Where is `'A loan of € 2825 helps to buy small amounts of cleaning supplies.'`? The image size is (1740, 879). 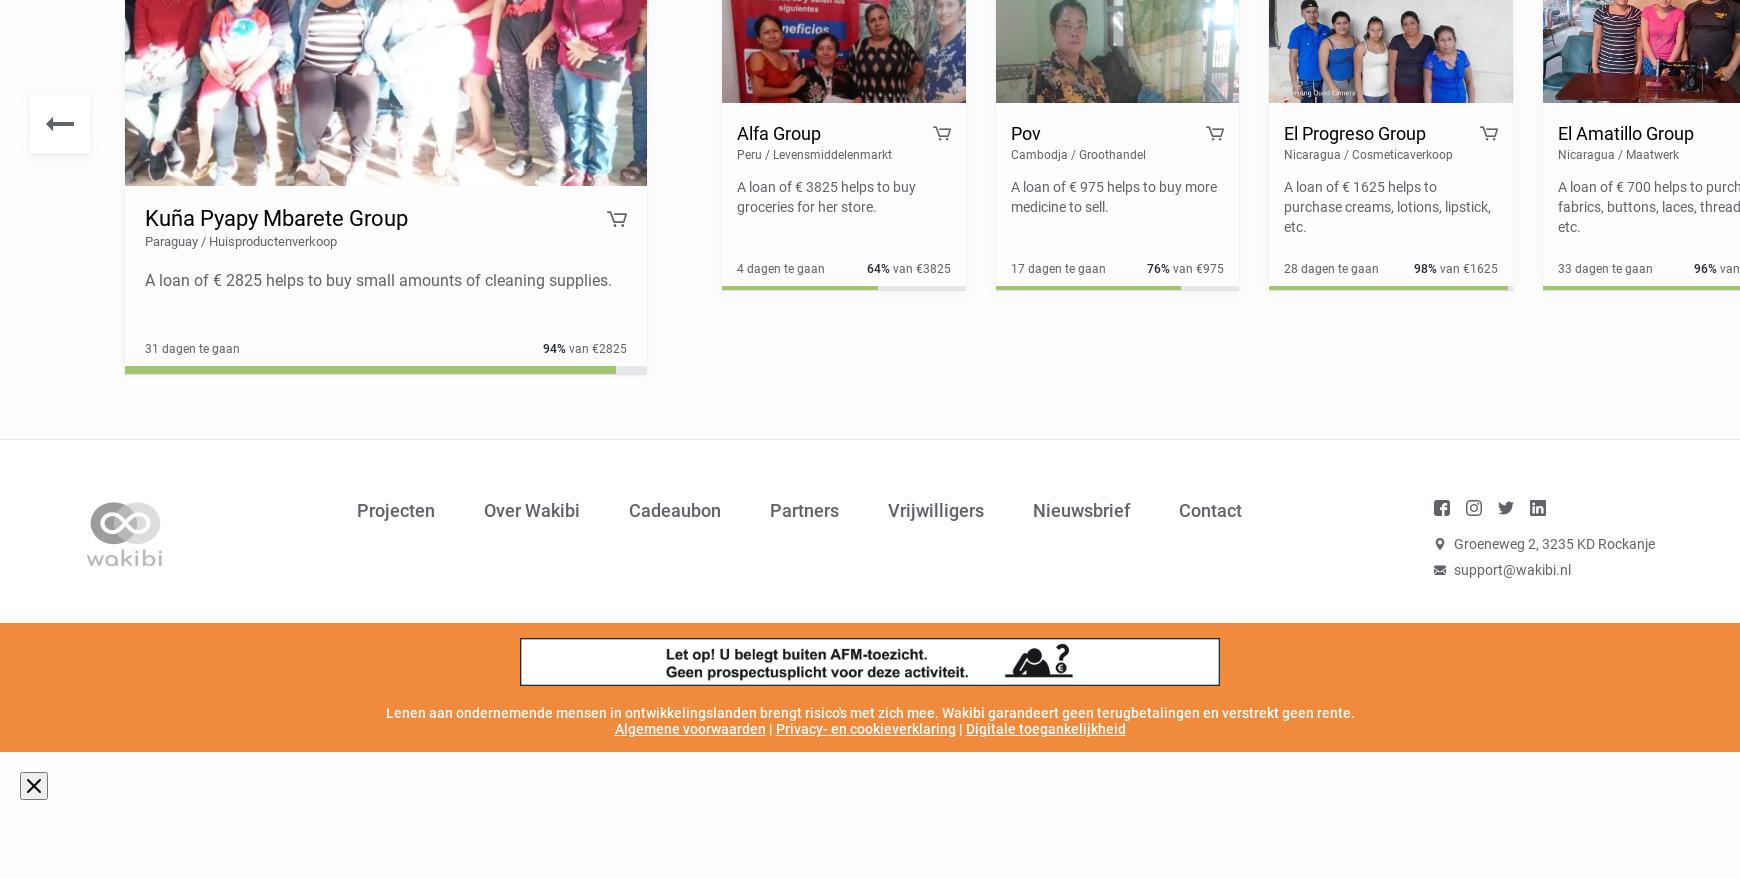
'A loan of € 2825 helps to buy small amounts of cleaning supplies.' is located at coordinates (377, 279).